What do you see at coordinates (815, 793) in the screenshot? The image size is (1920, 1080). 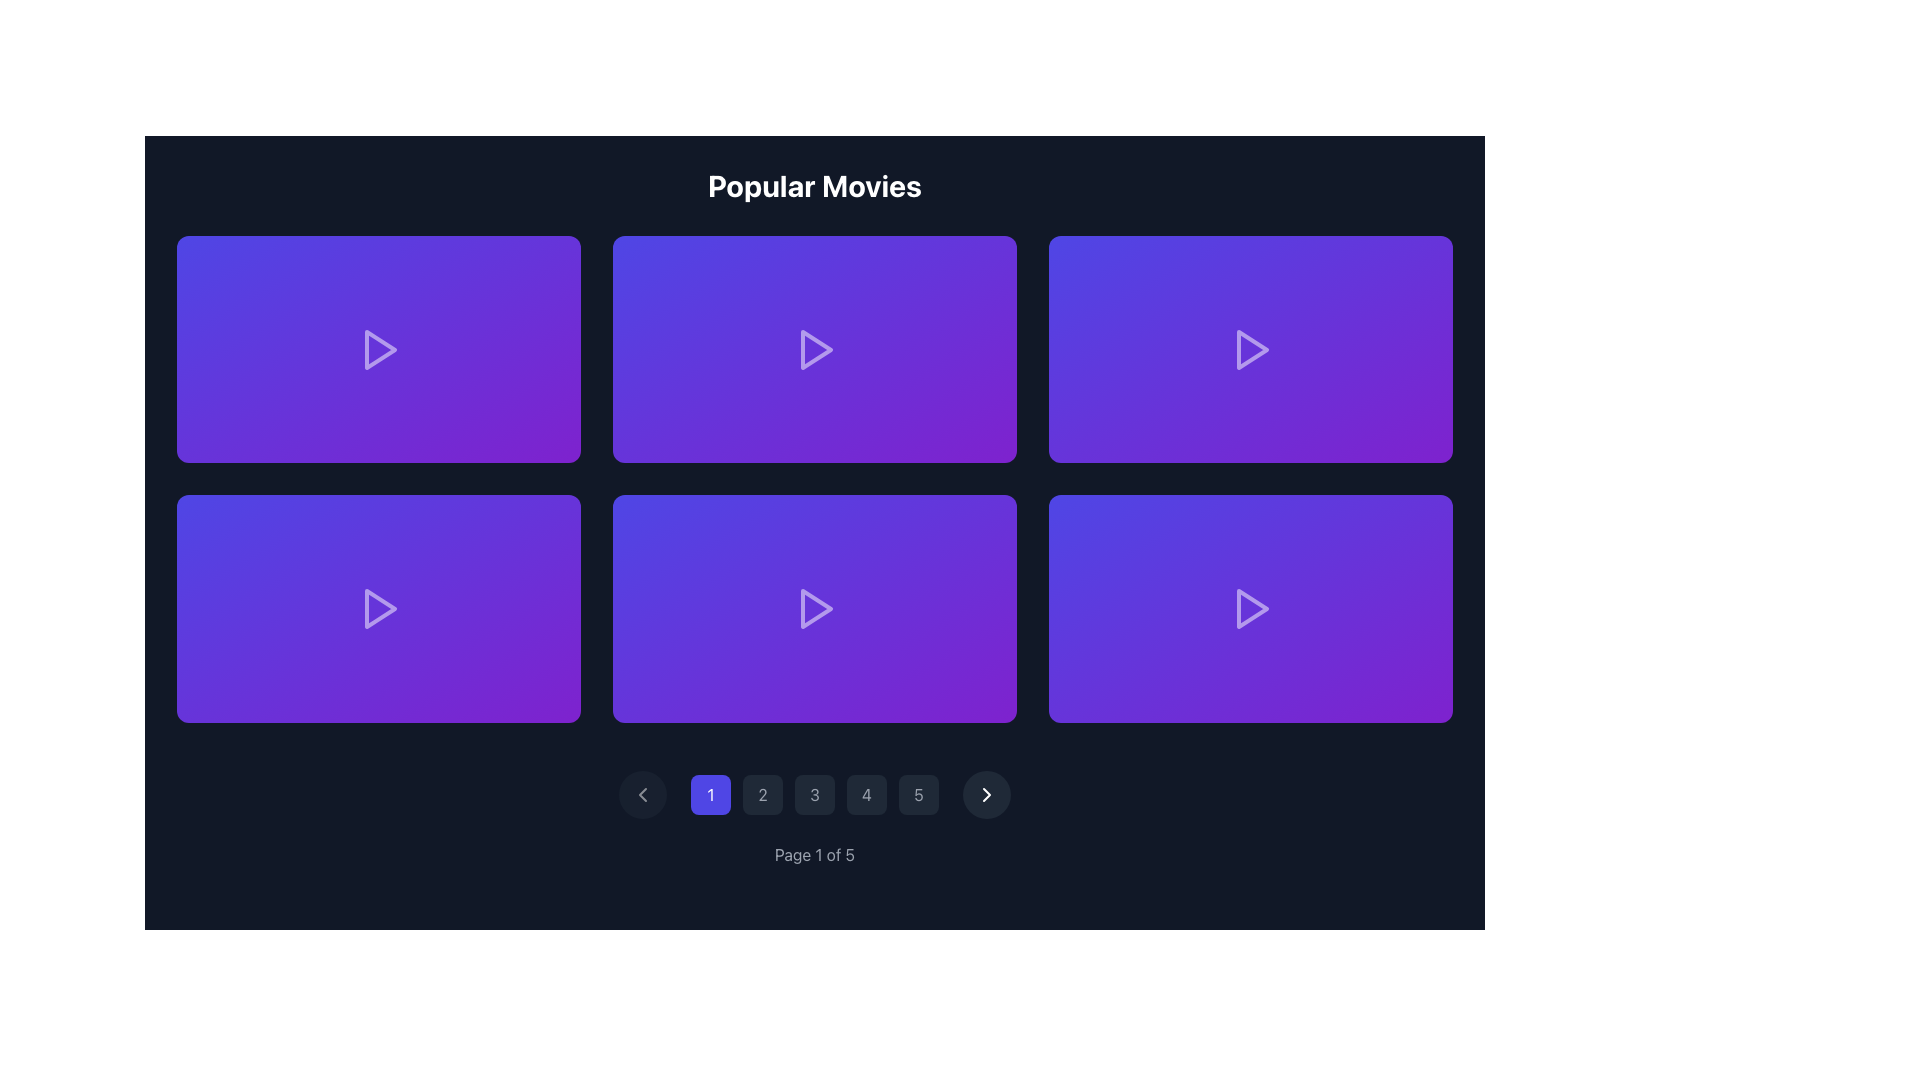 I see `the pagination button labeled '3'` at bounding box center [815, 793].